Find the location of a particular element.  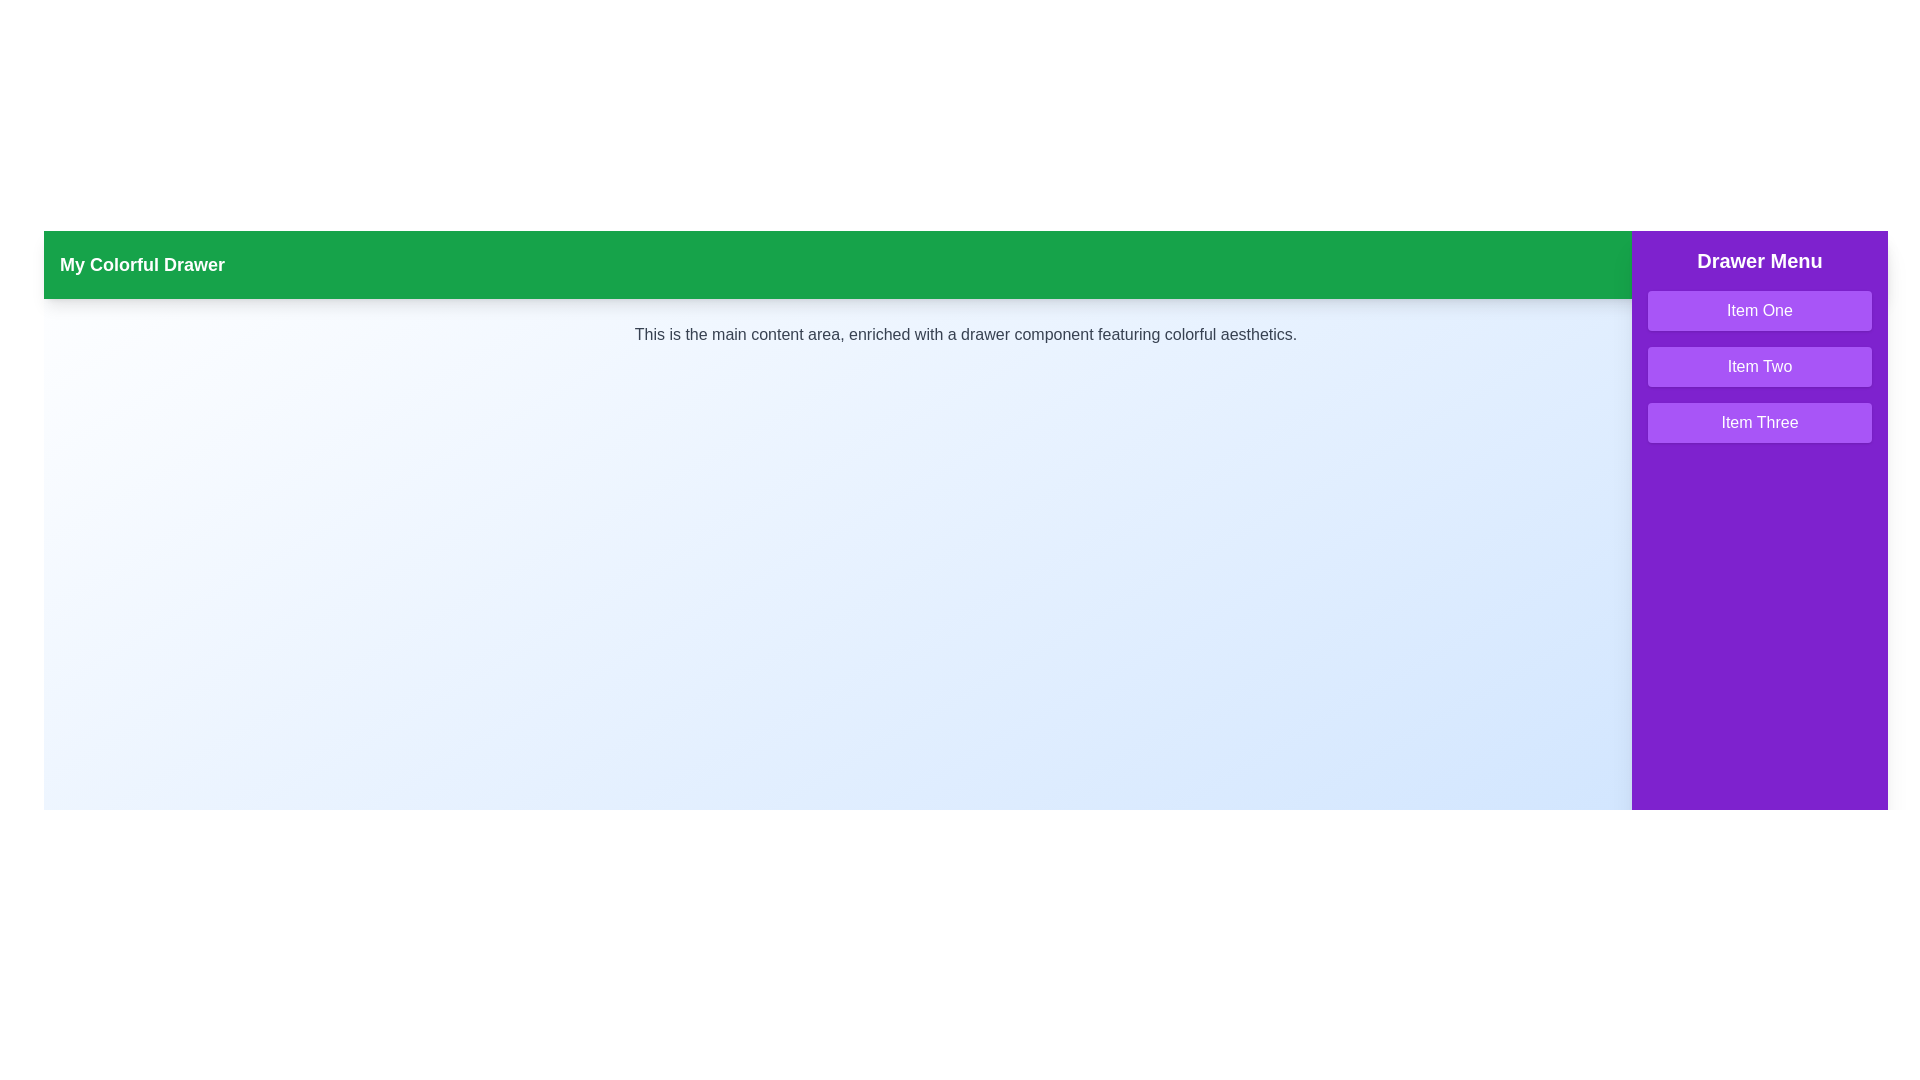

the 'Item Three' button with a vibrant purple background and white text is located at coordinates (1760, 422).